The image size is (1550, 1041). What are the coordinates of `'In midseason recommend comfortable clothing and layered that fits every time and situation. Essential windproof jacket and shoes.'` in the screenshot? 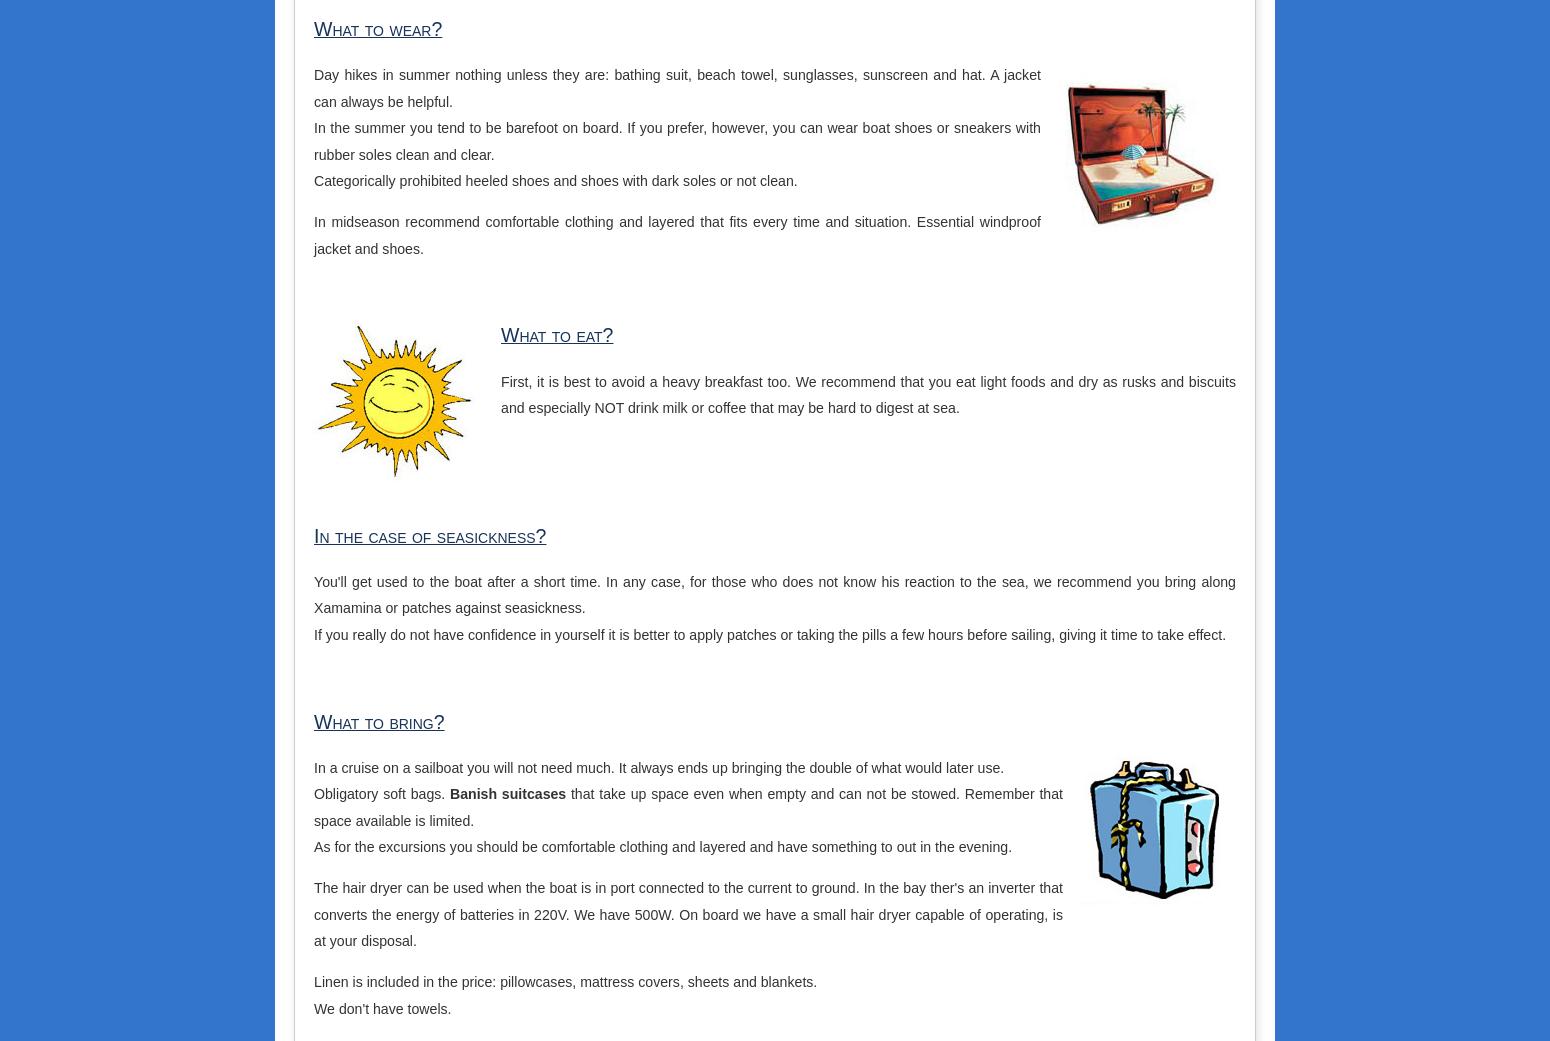 It's located at (676, 233).